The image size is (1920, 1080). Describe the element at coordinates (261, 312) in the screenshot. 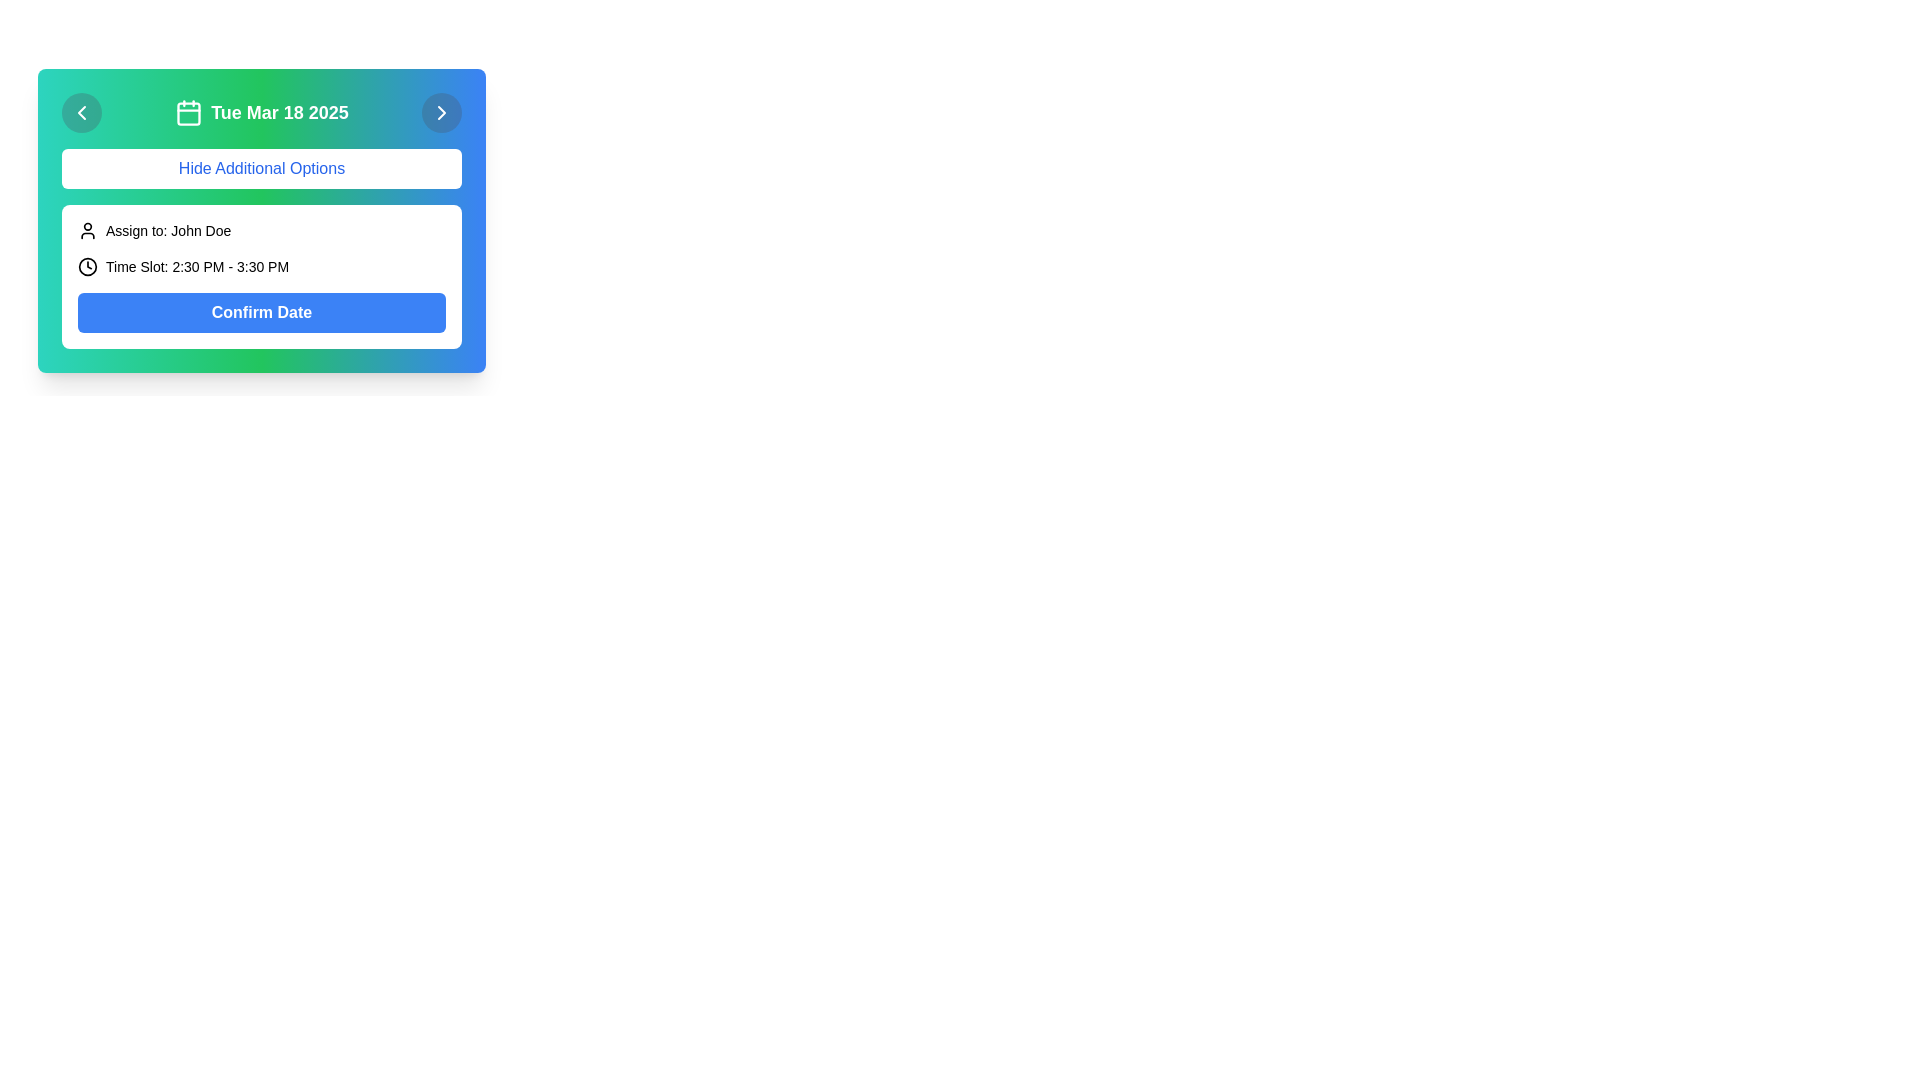

I see `the blue rectangular button labeled 'Confirm Date'` at that location.